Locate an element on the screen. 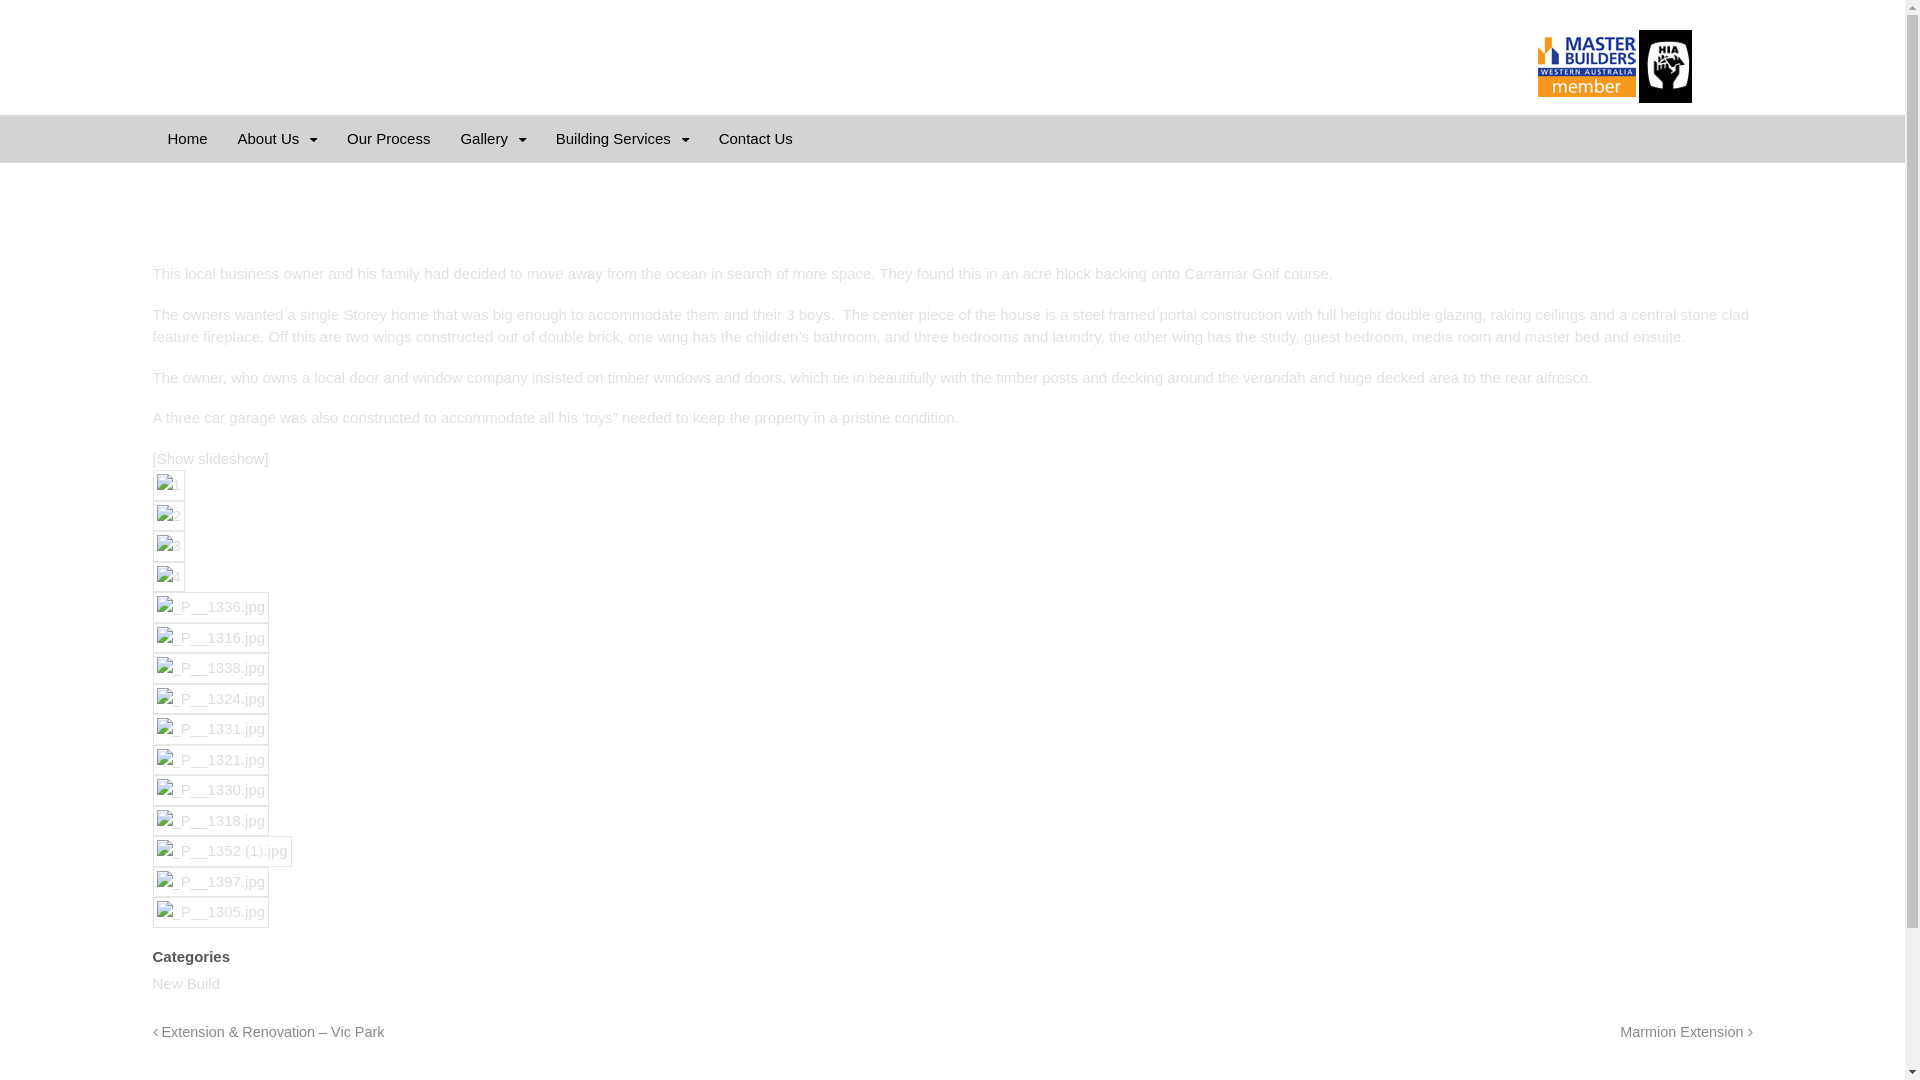 The image size is (1920, 1080). '_P__1397.jpg' is located at coordinates (210, 880).